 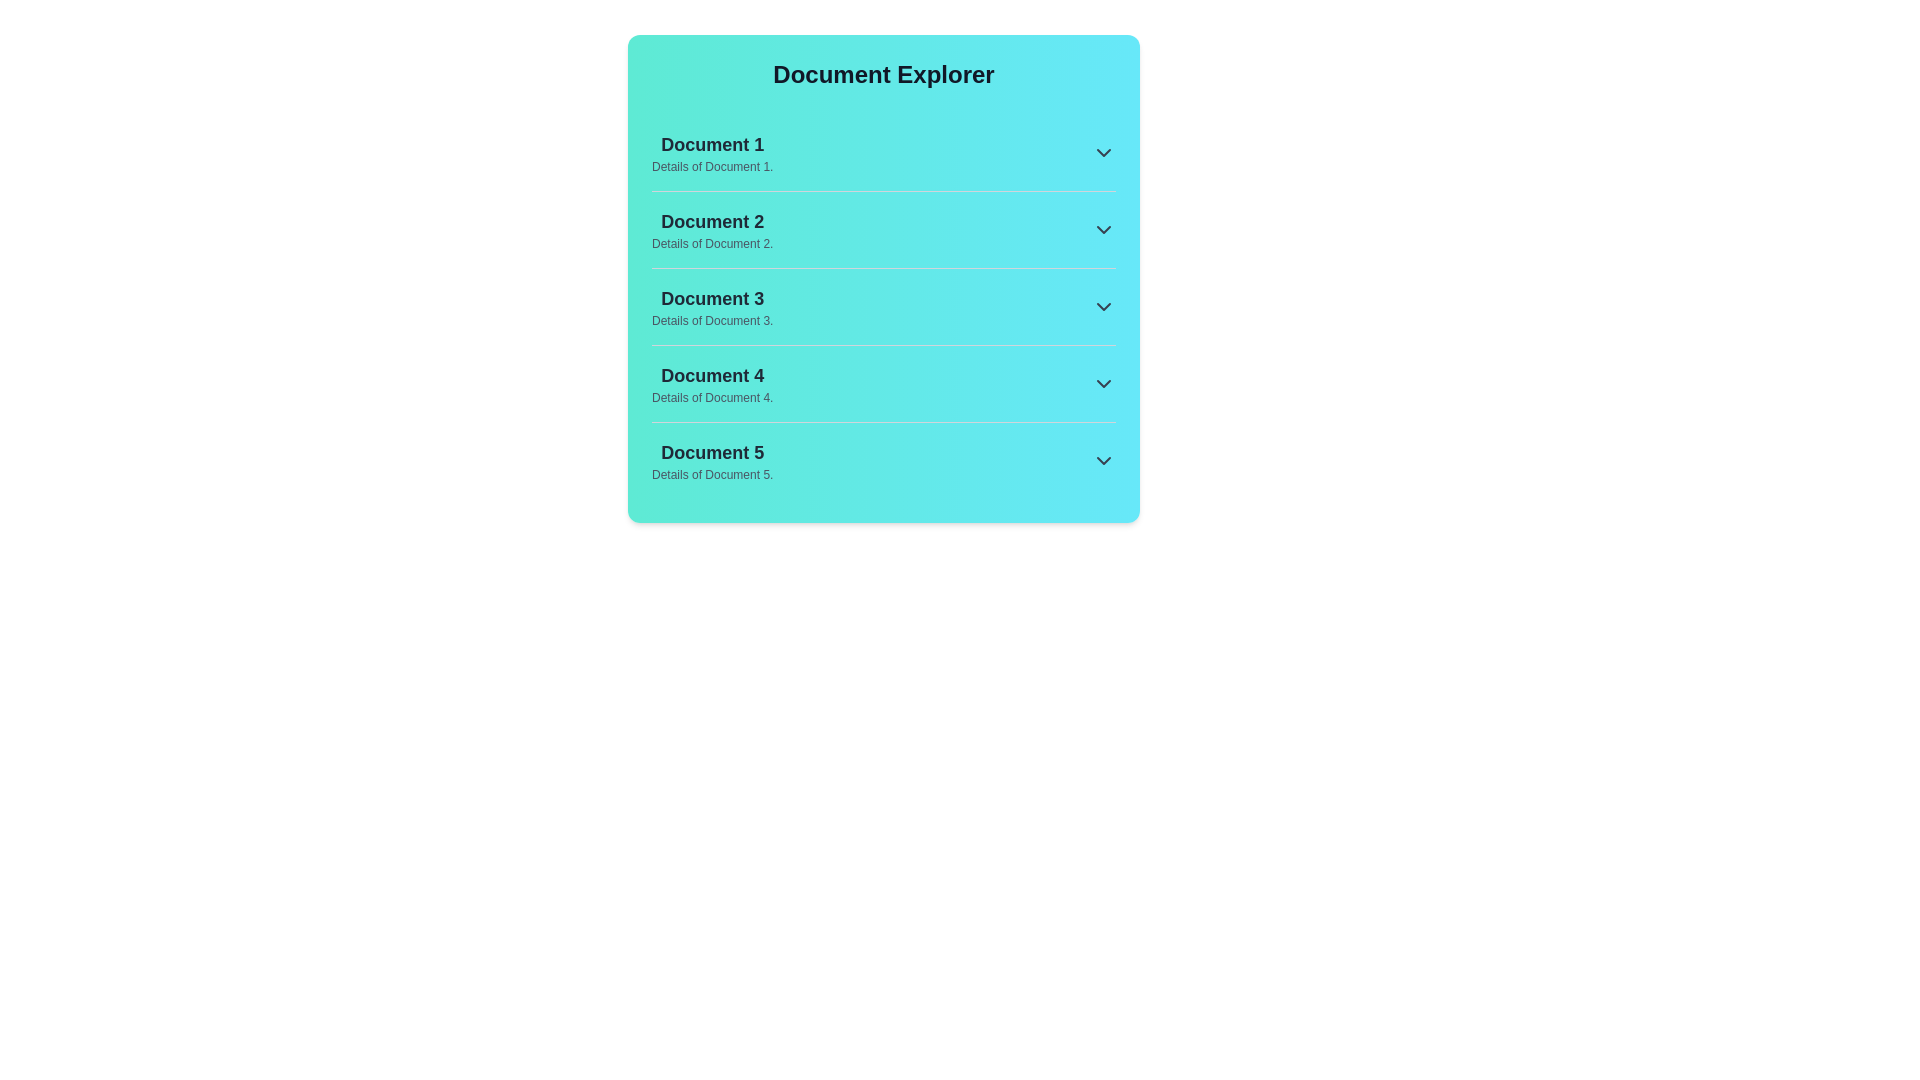 What do you see at coordinates (712, 299) in the screenshot?
I see `the title and description of document 3` at bounding box center [712, 299].